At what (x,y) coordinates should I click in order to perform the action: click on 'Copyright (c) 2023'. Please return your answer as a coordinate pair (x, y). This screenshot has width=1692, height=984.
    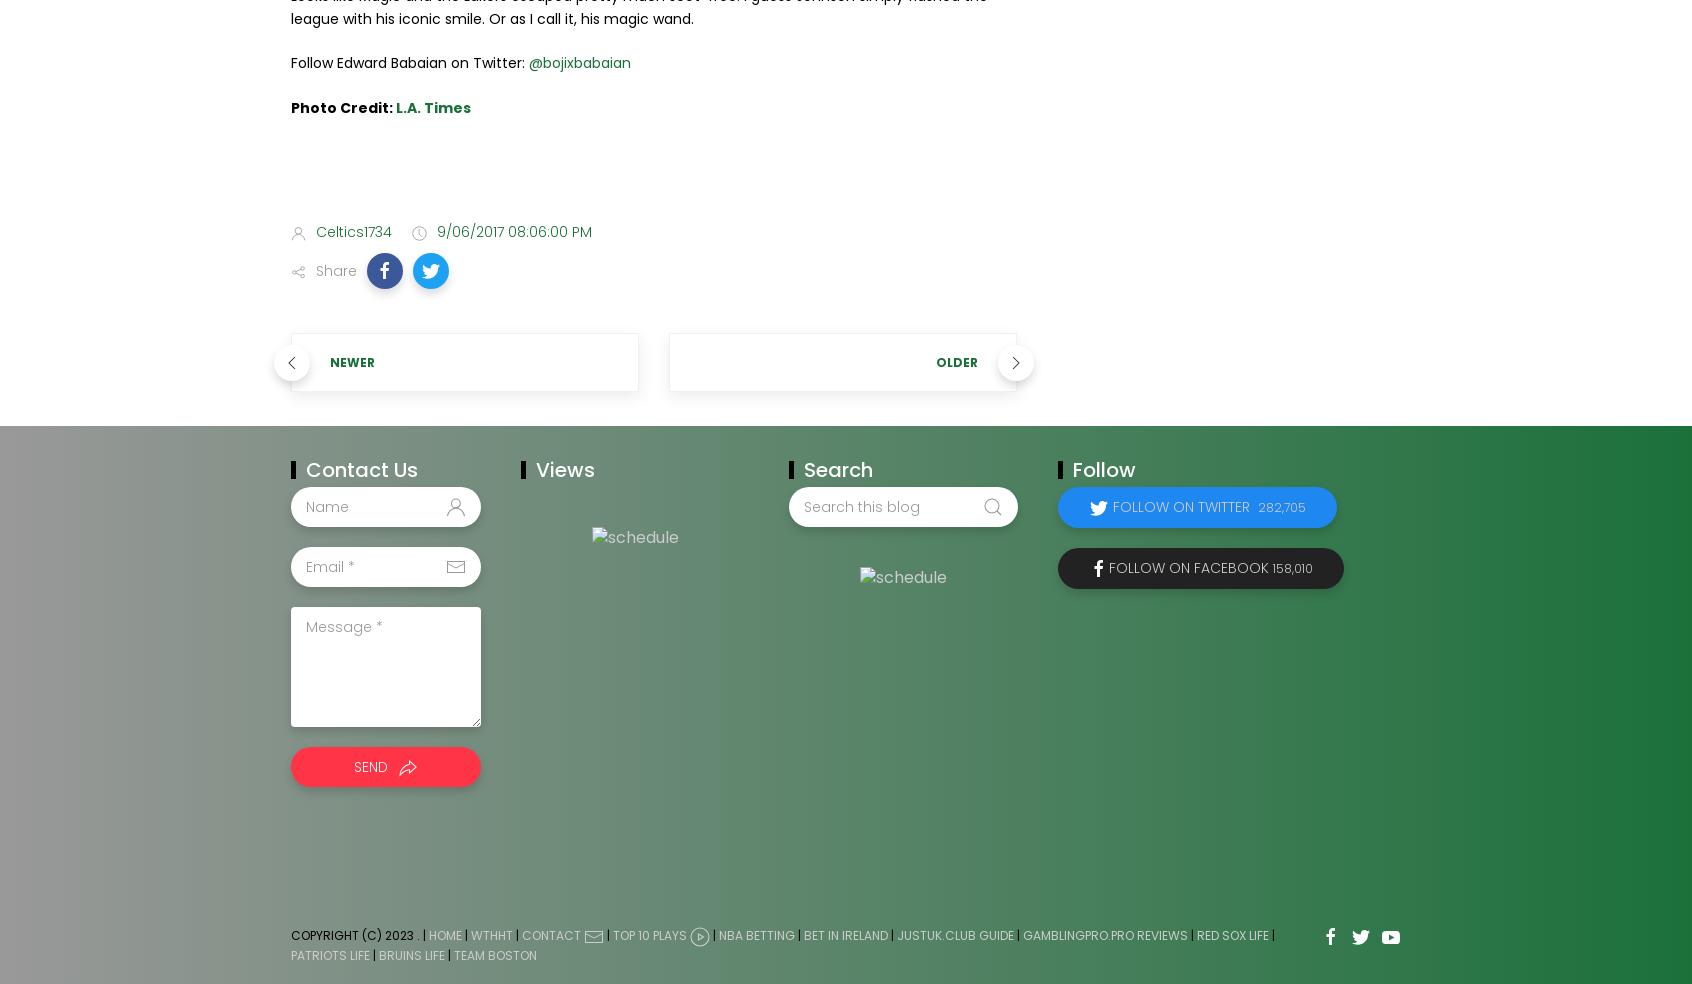
    Looking at the image, I should click on (352, 935).